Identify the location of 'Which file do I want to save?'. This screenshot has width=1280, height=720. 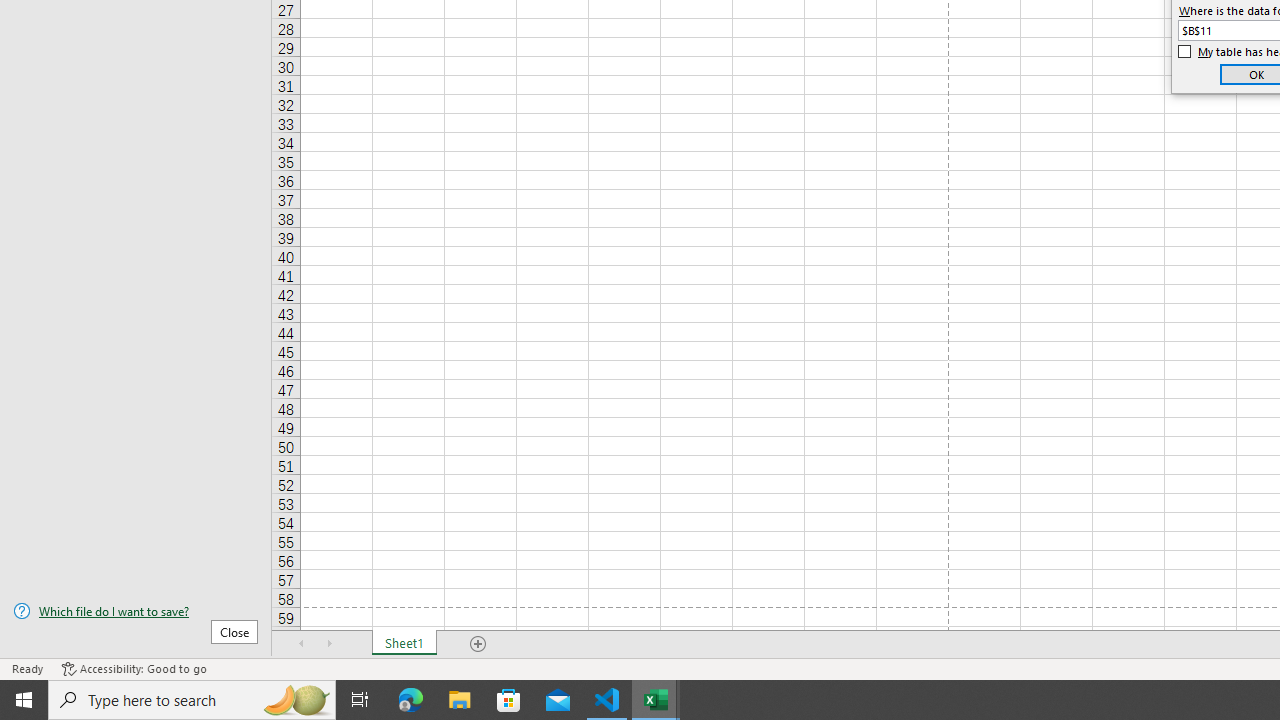
(135, 610).